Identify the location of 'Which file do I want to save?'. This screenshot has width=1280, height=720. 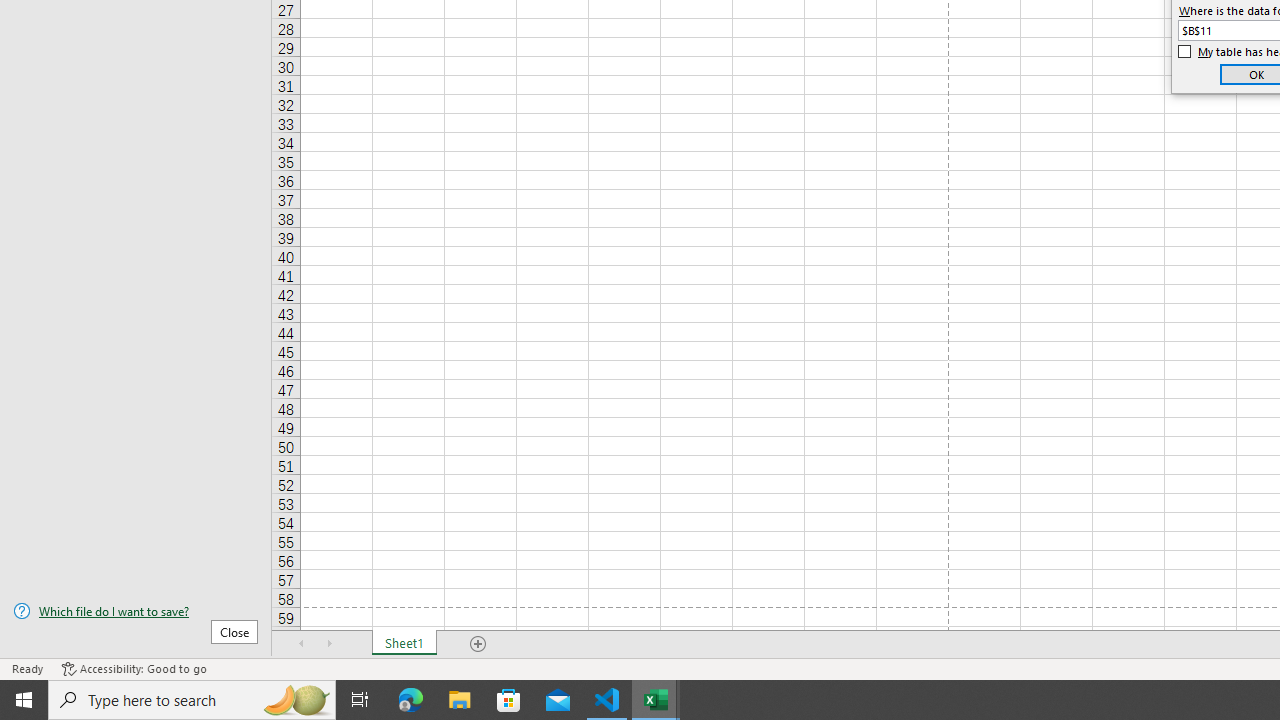
(135, 610).